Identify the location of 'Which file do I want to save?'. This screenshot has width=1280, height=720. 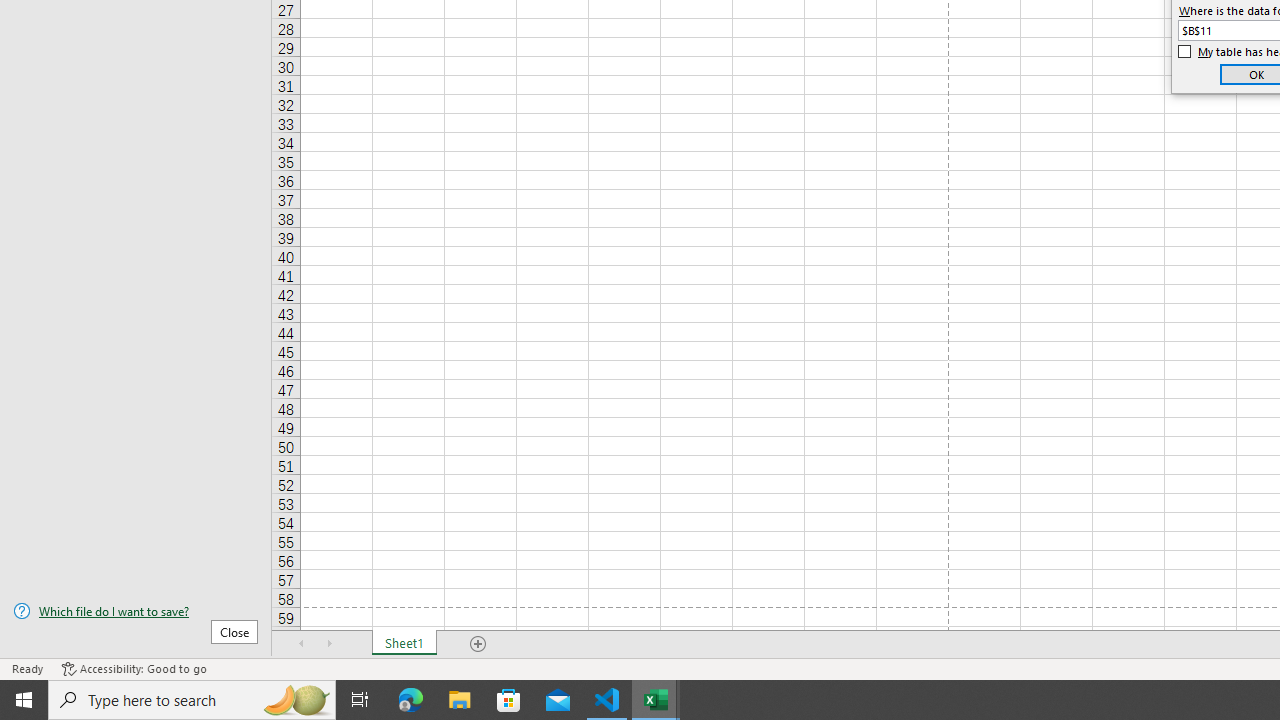
(135, 610).